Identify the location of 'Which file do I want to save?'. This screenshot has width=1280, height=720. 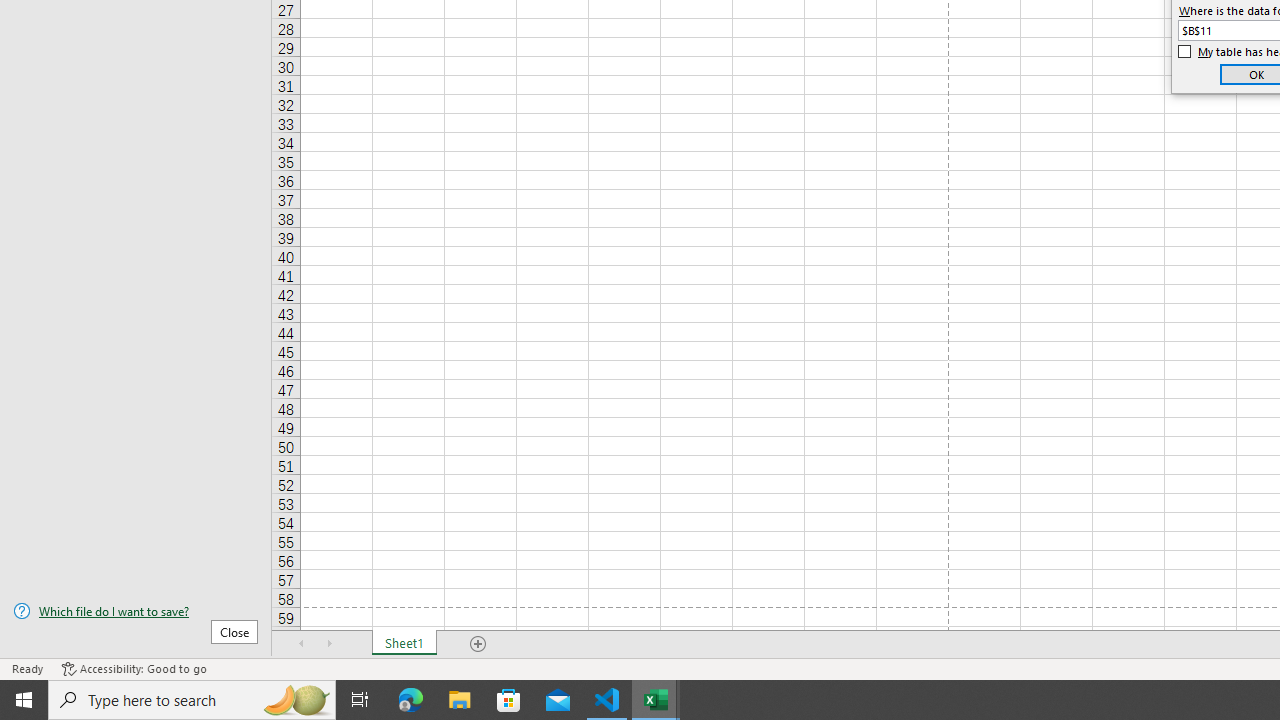
(135, 610).